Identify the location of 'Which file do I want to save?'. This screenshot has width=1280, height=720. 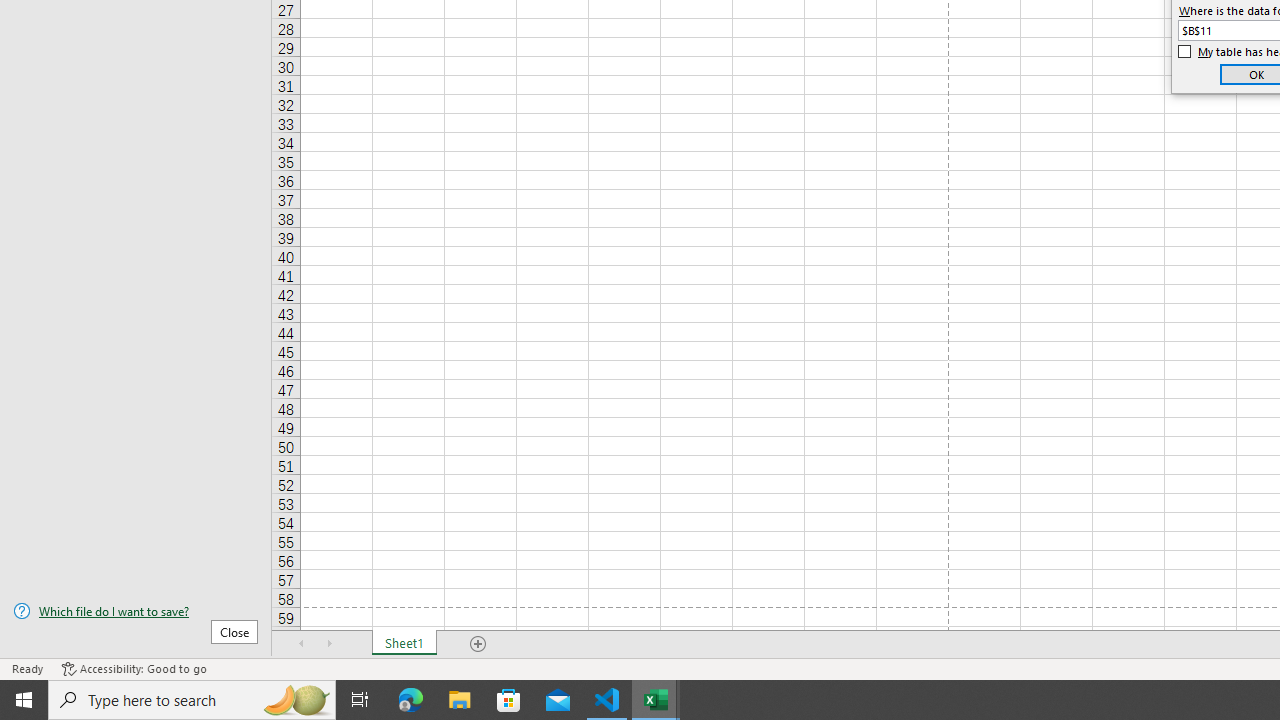
(135, 610).